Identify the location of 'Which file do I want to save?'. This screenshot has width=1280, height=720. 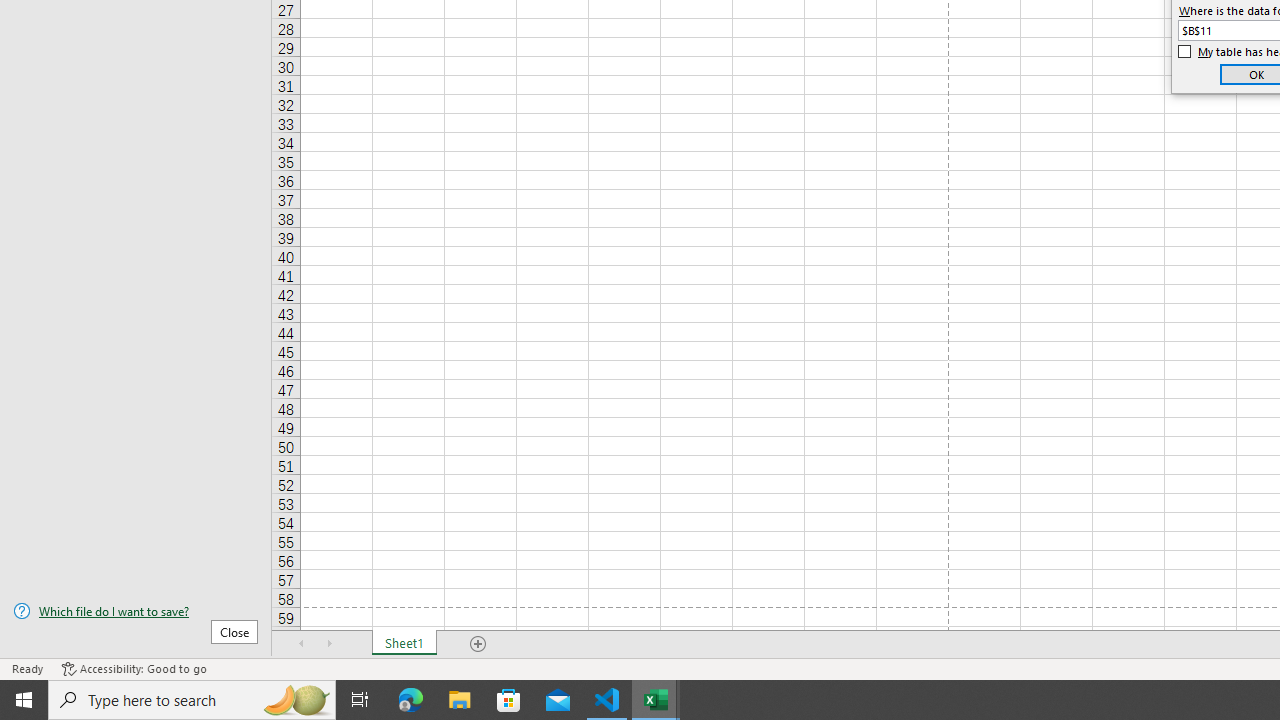
(135, 610).